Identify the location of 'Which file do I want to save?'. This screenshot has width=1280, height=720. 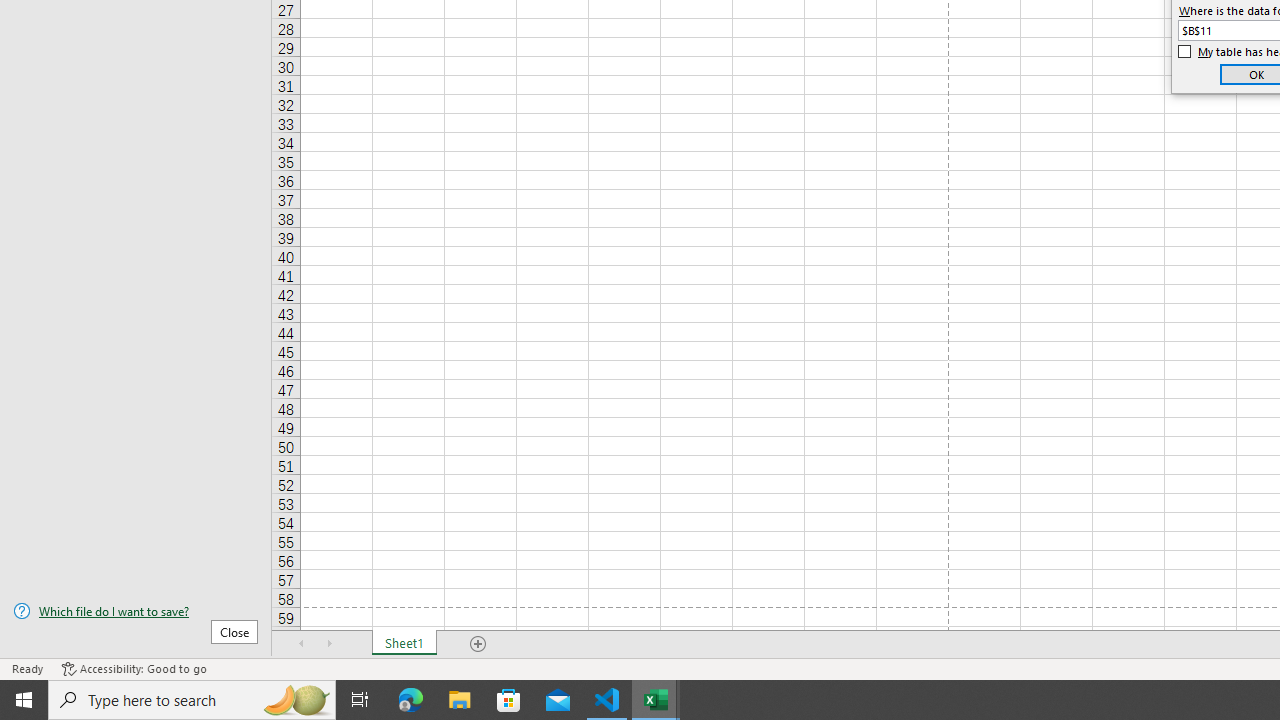
(135, 610).